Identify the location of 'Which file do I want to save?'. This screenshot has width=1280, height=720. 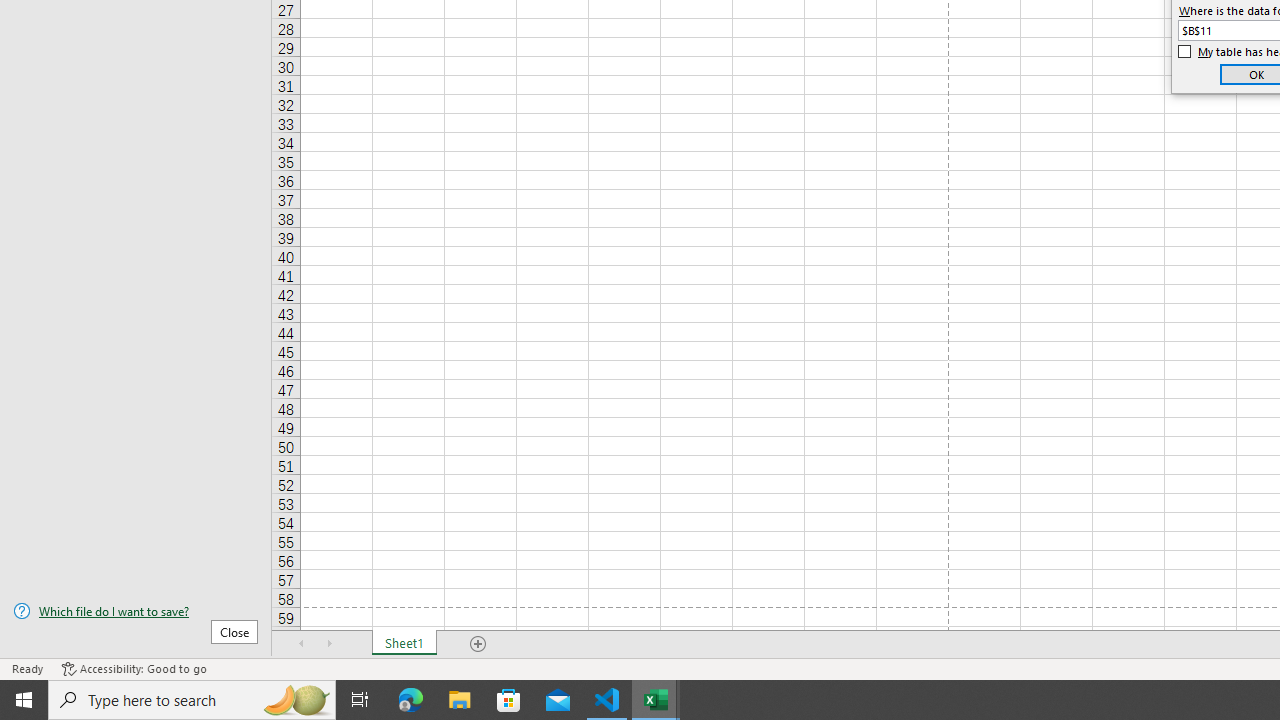
(135, 610).